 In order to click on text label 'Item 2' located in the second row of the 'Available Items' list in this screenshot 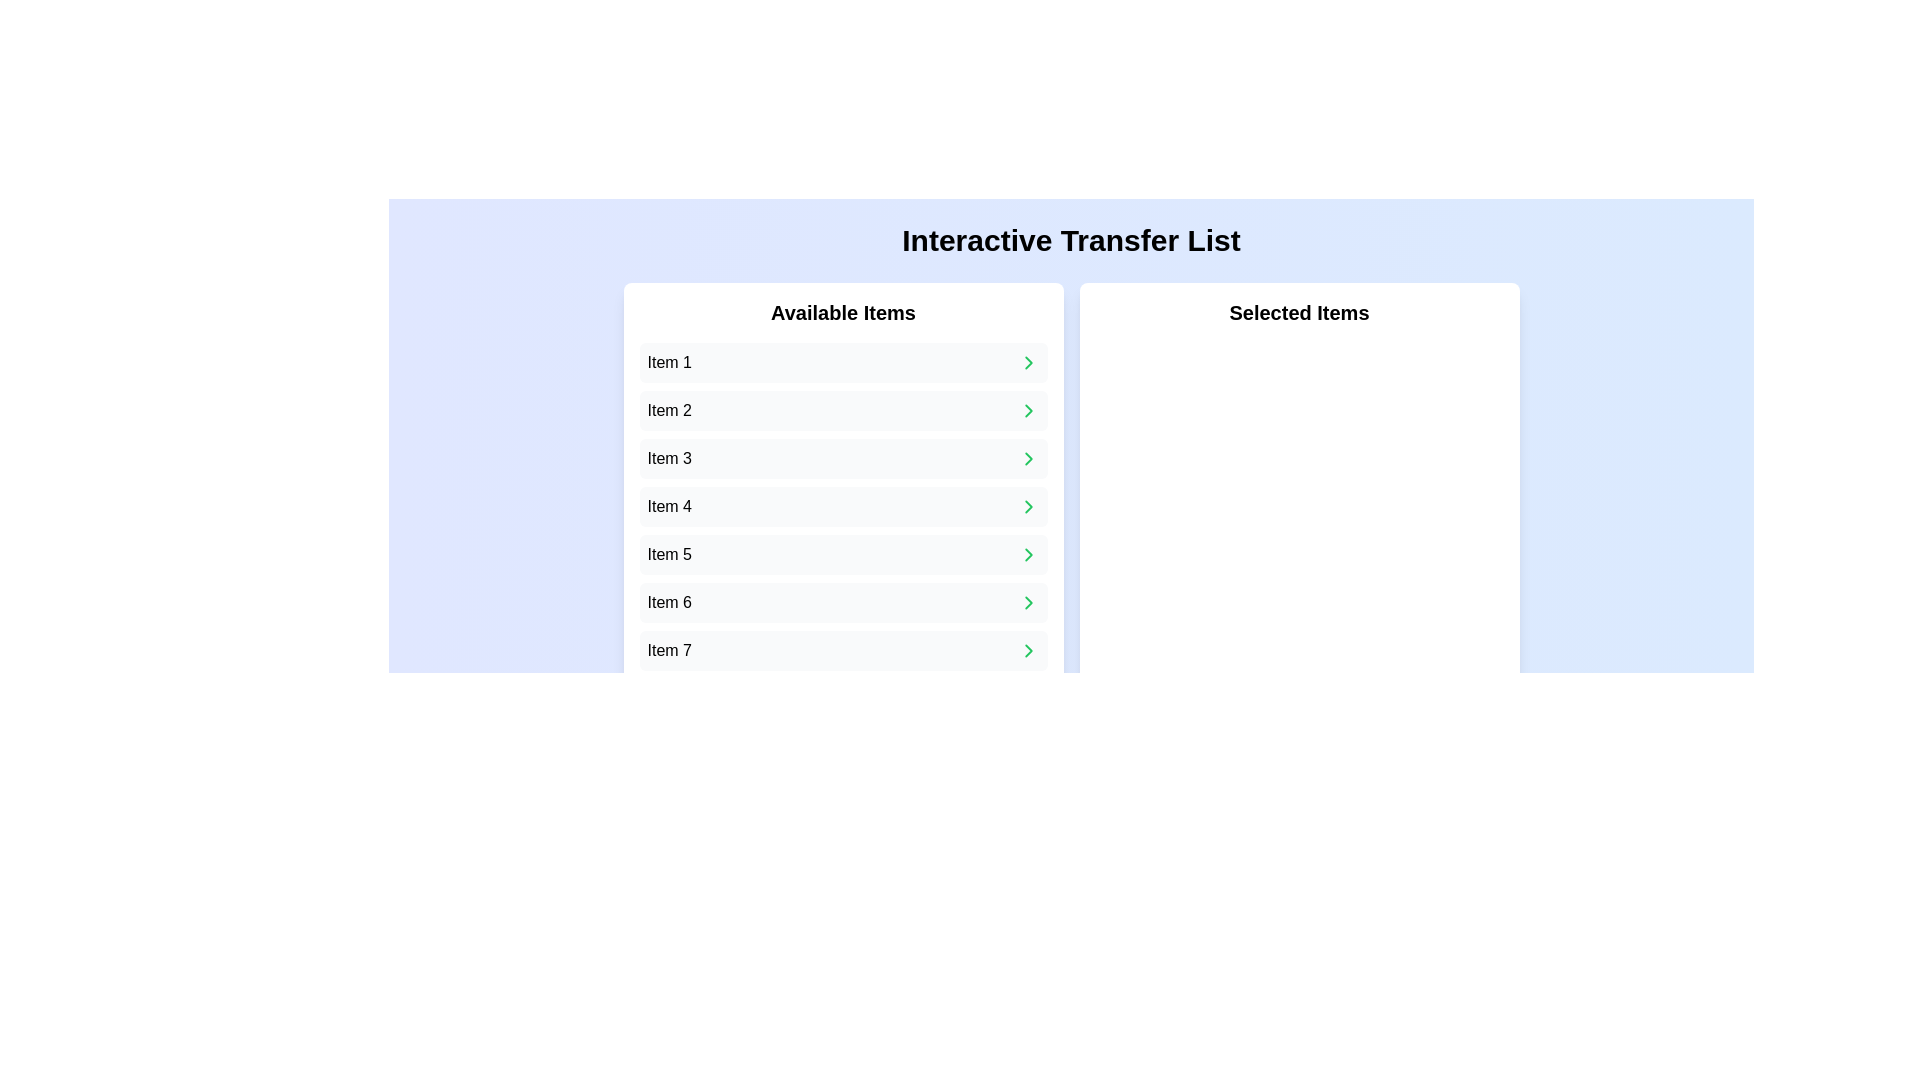, I will do `click(669, 410)`.